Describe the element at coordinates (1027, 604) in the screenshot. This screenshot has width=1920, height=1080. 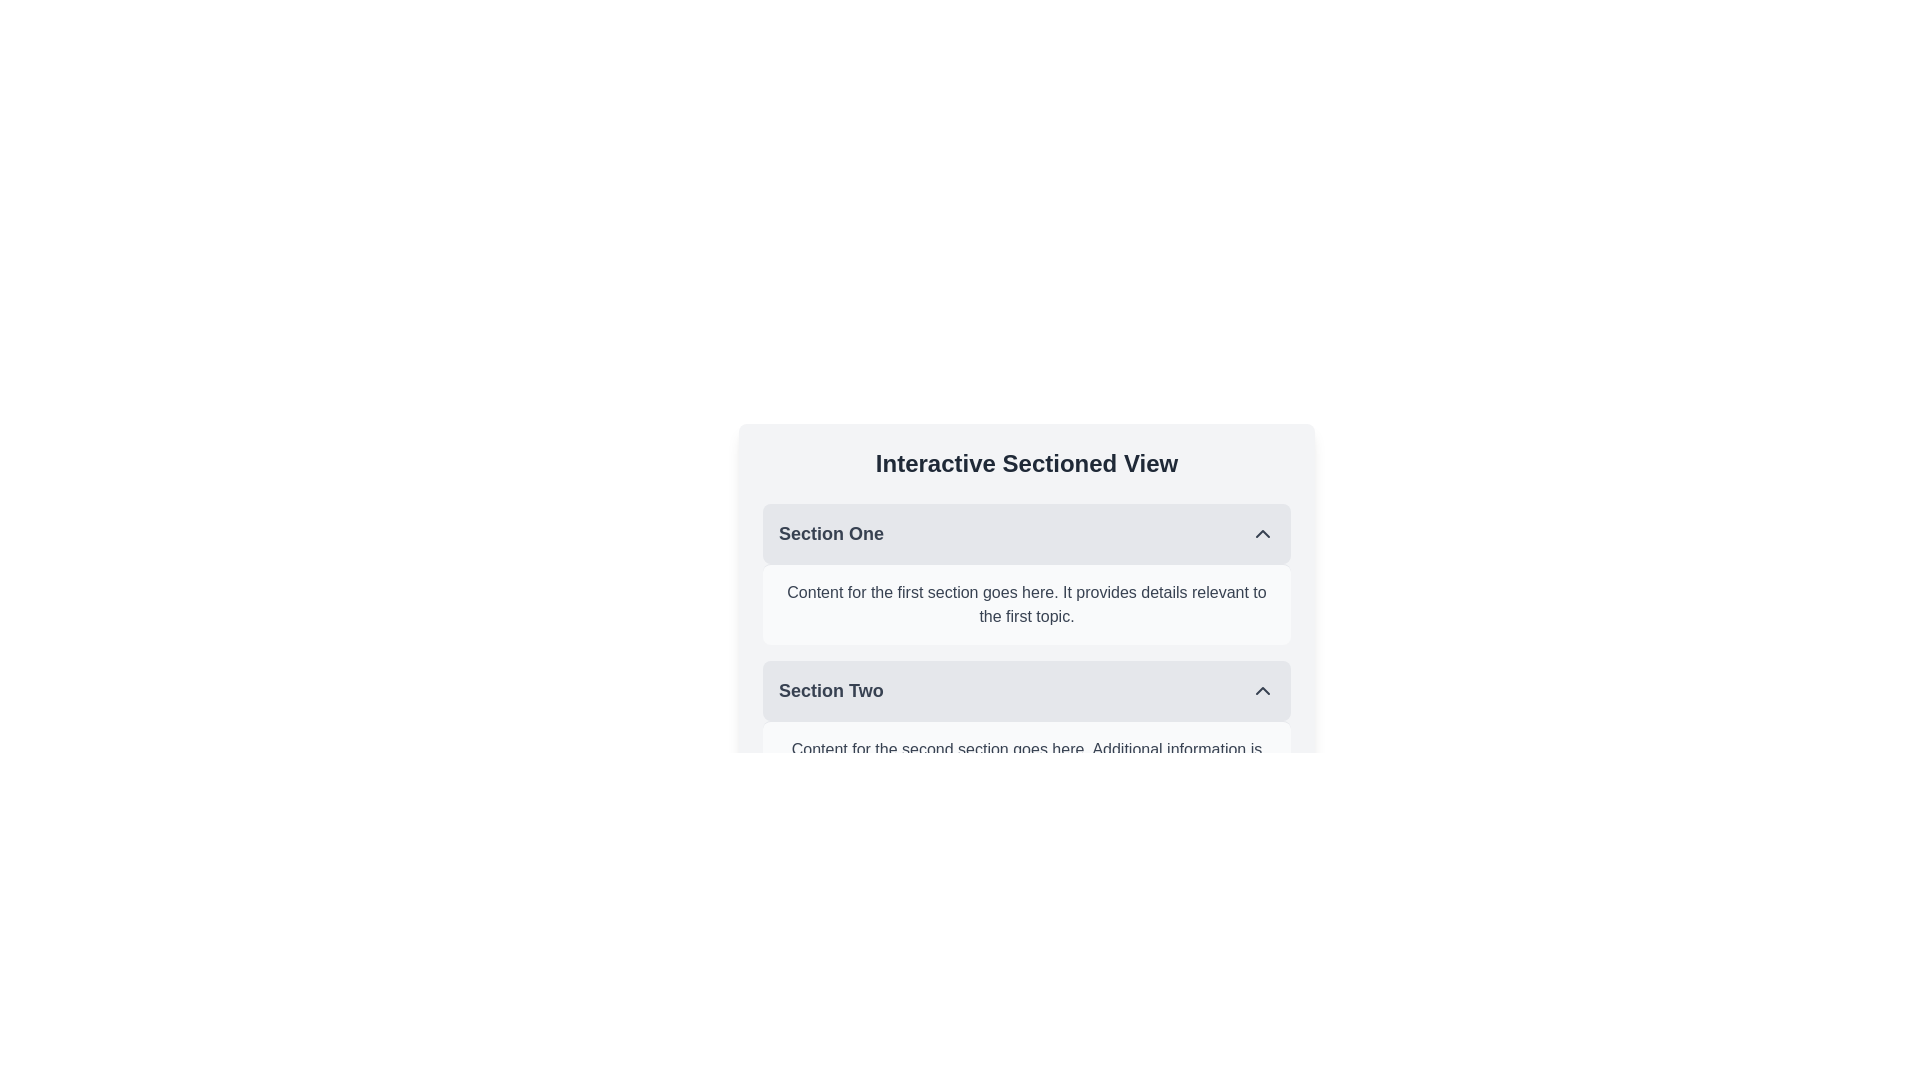
I see `the static text content that provides detailed information related to the first section topic, located directly below the heading 'Section One'` at that location.